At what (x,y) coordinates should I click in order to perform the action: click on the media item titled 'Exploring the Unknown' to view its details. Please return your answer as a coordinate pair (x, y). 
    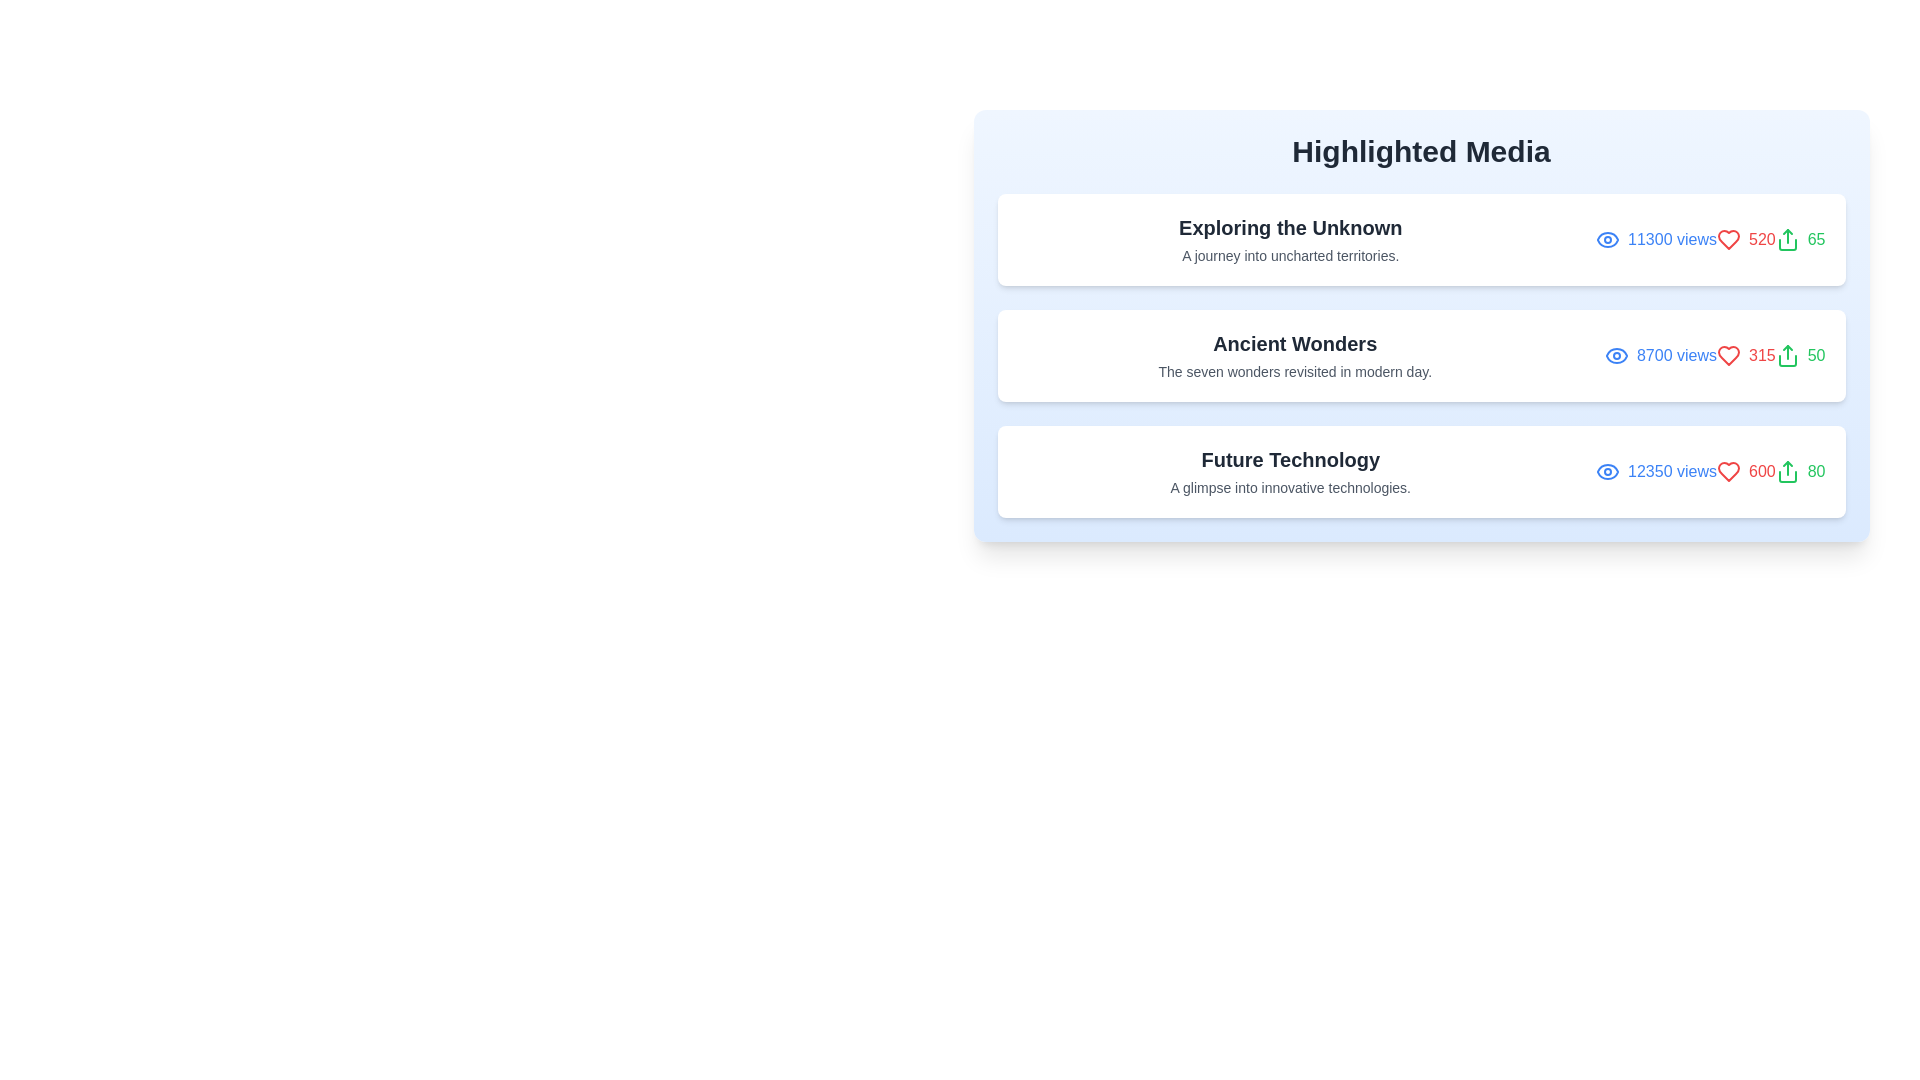
    Looking at the image, I should click on (1420, 238).